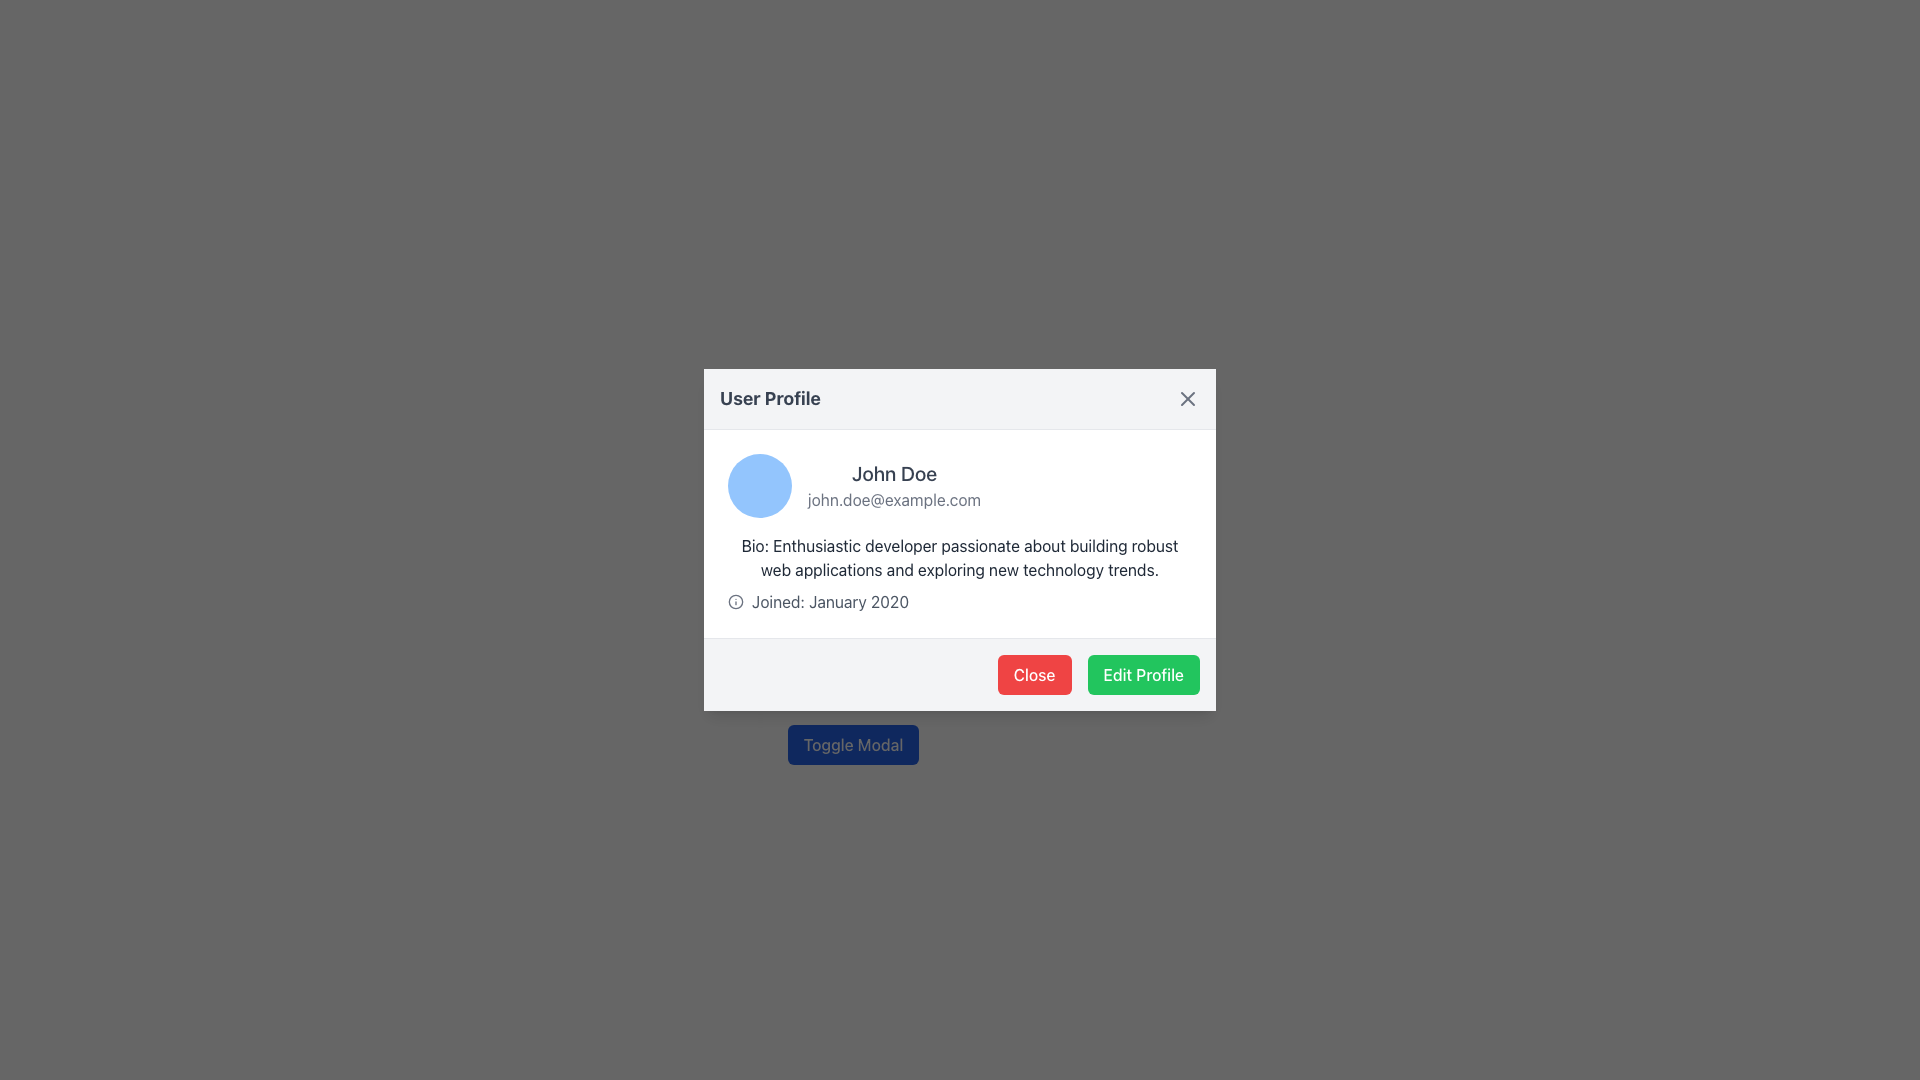  I want to click on the informational icon located to the left of the 'Joined: January 2020' text, so click(734, 600).